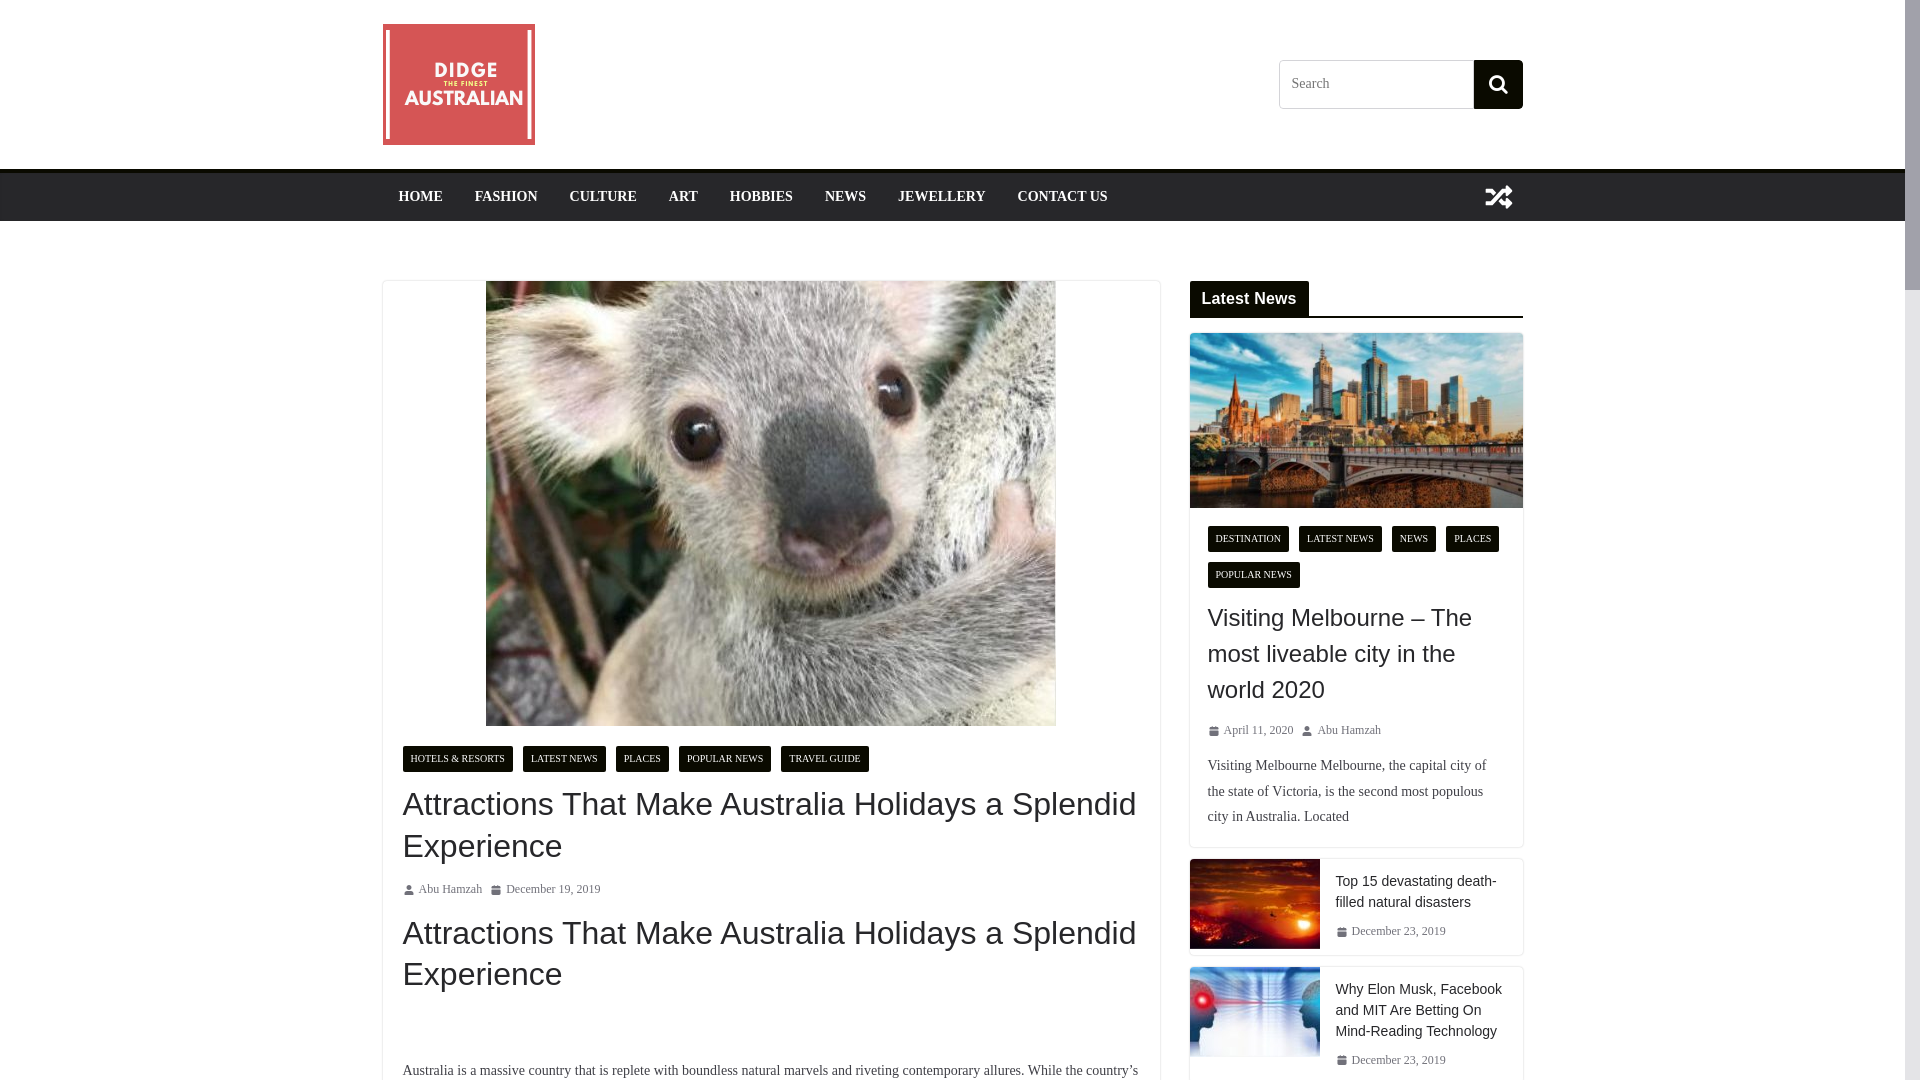  Describe the element at coordinates (1335, 932) in the screenshot. I see `'December 23, 2019'` at that location.